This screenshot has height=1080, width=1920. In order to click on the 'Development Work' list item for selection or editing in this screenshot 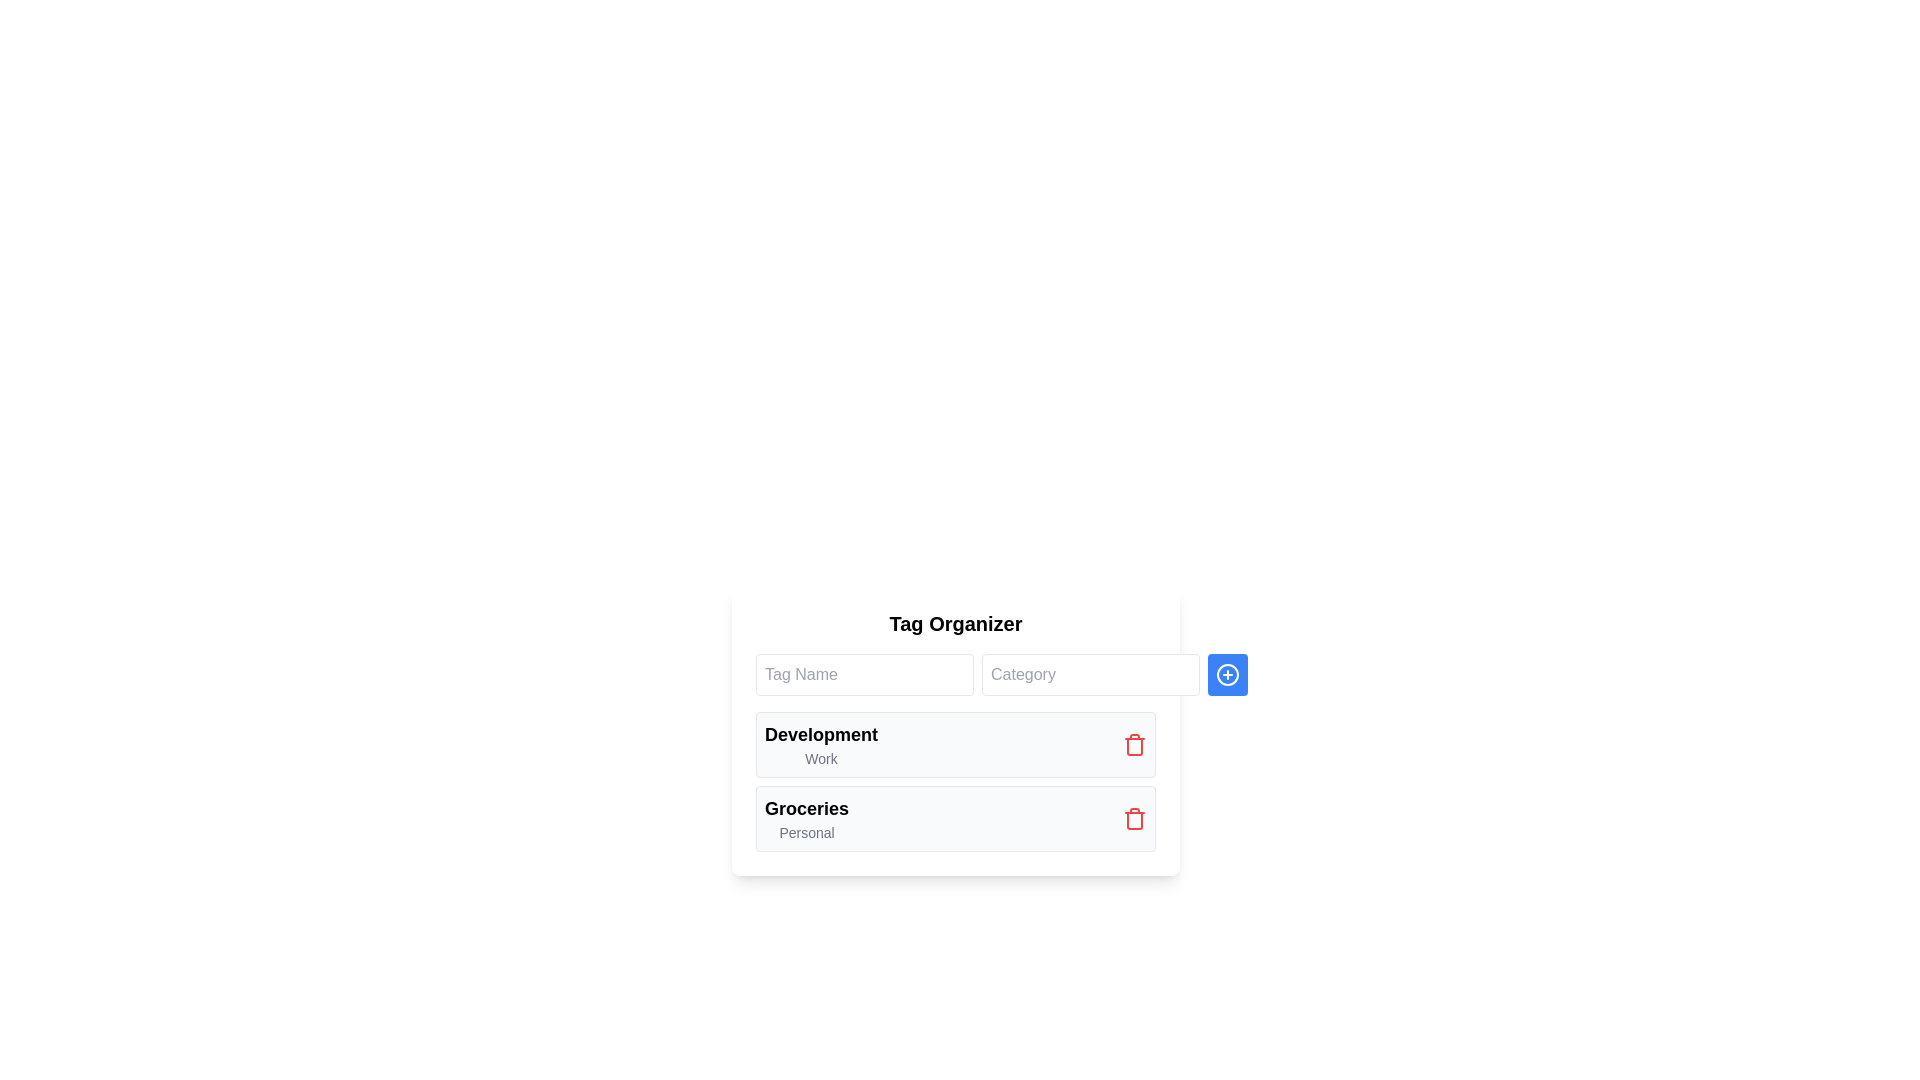, I will do `click(954, 744)`.